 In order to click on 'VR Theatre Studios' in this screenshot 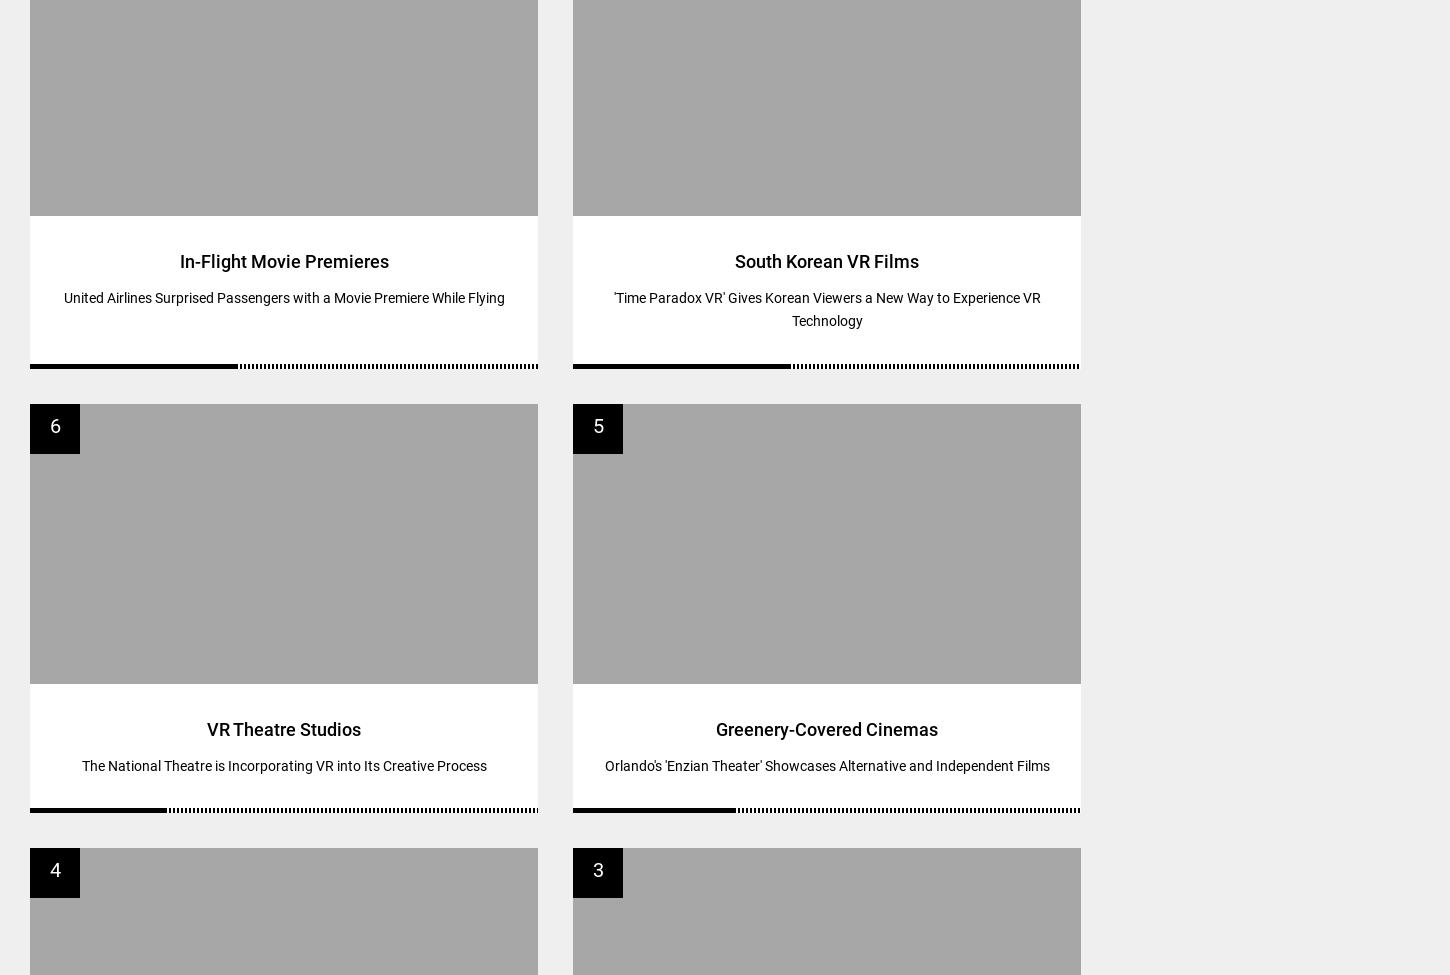, I will do `click(284, 727)`.